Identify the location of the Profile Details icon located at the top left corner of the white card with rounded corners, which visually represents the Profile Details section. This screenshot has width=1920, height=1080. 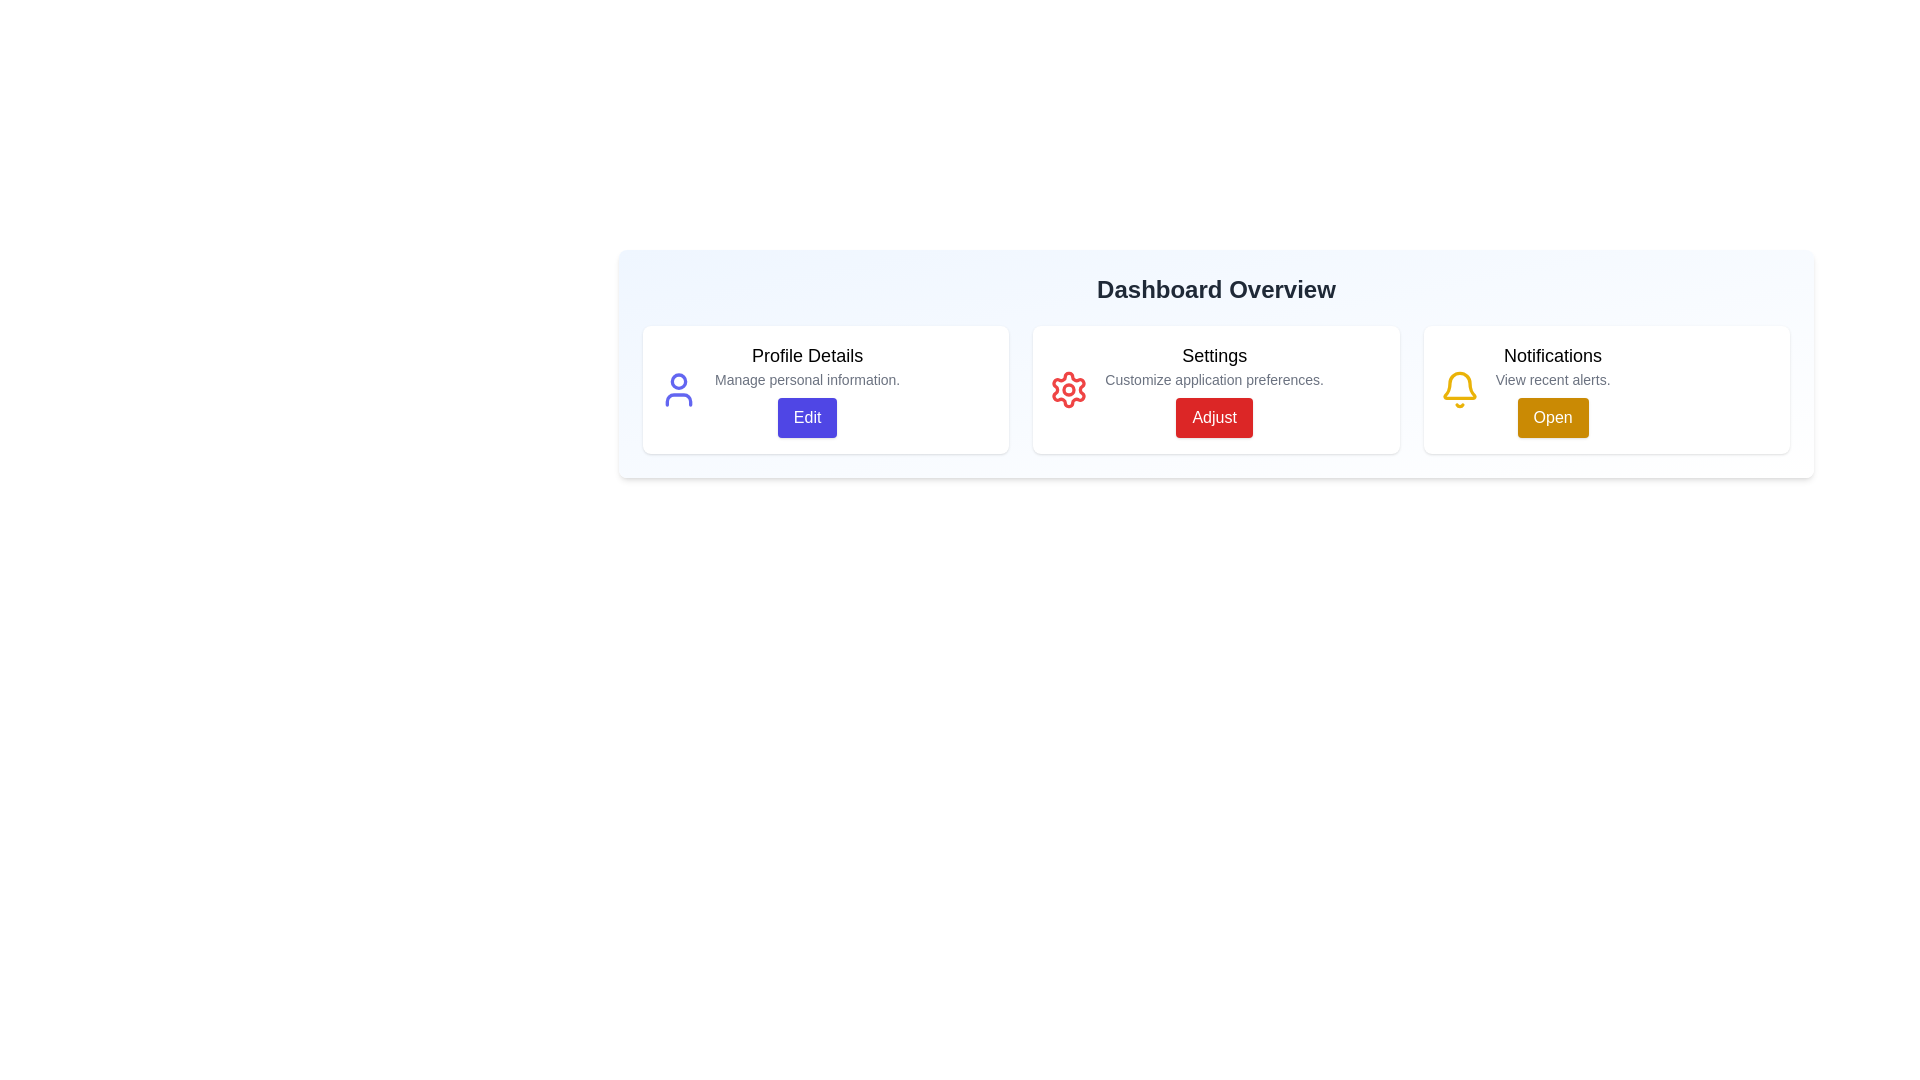
(678, 389).